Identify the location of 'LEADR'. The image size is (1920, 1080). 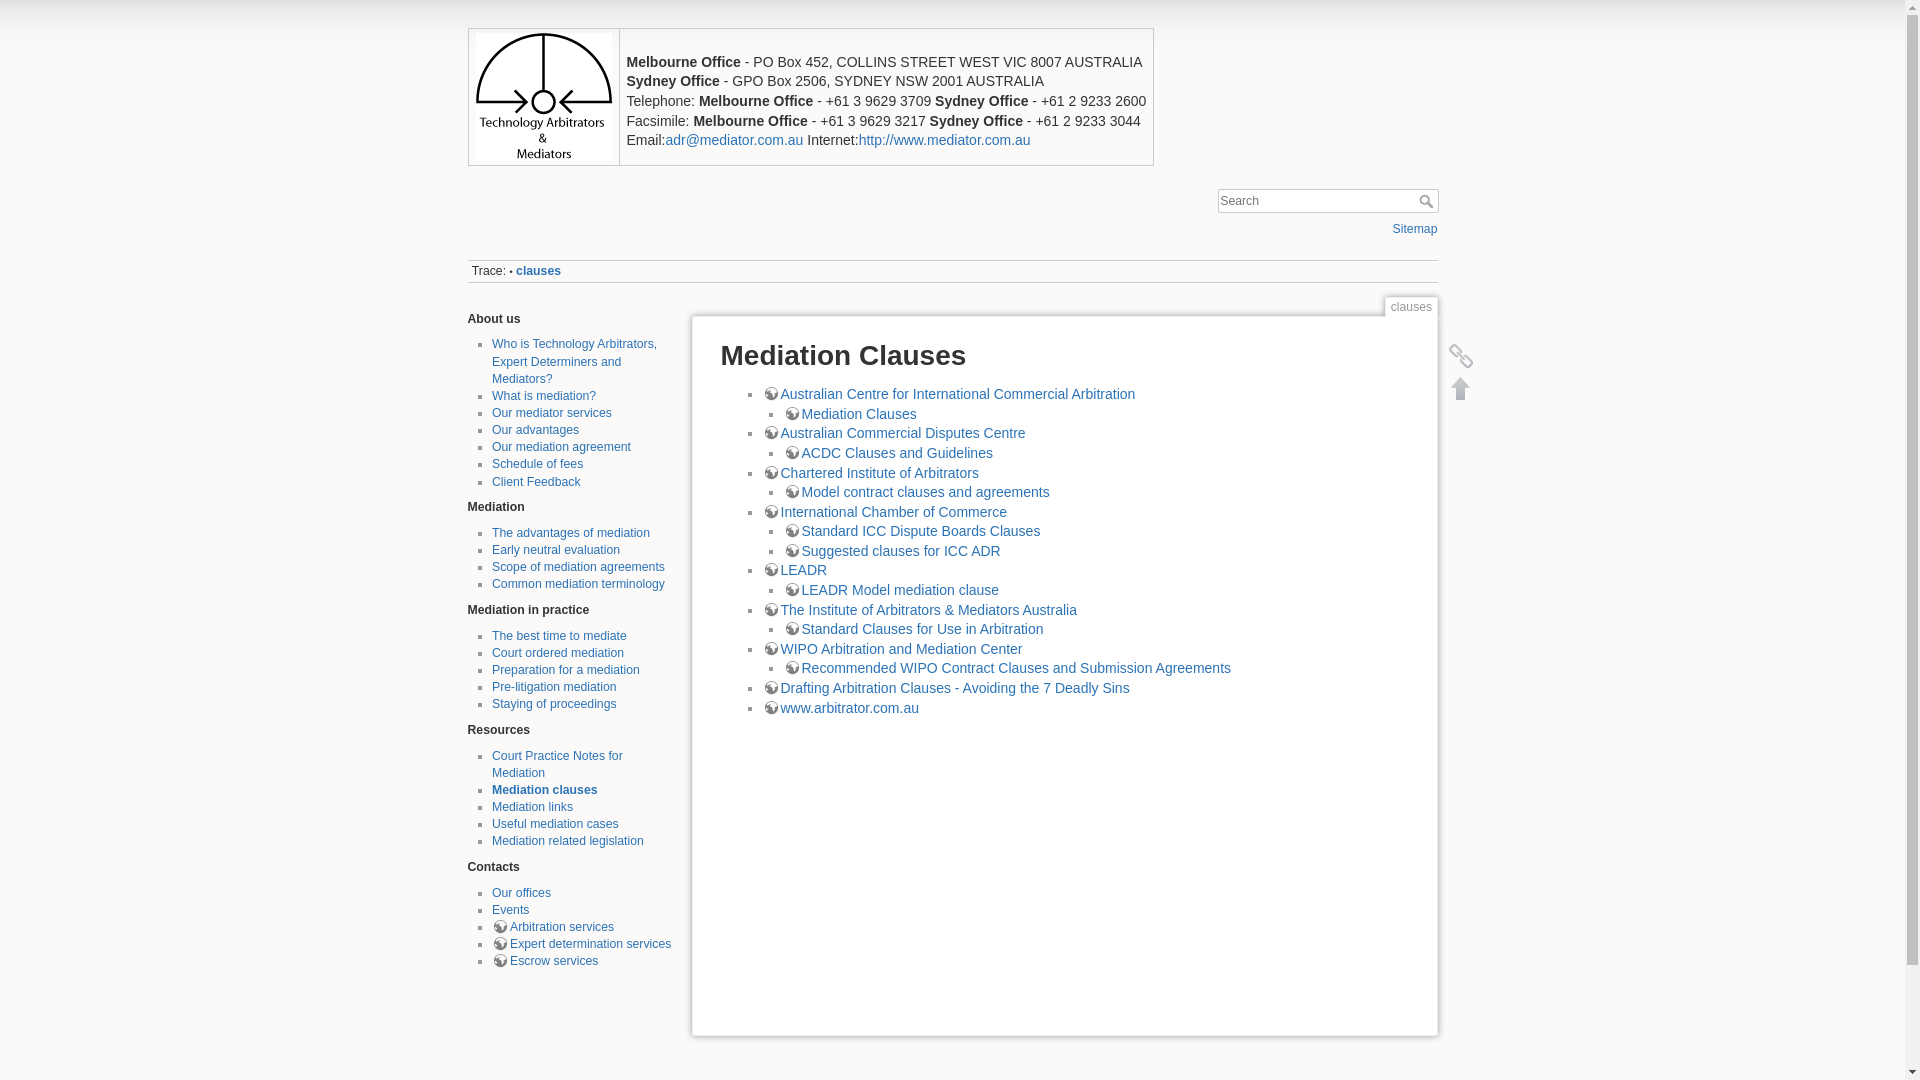
(793, 570).